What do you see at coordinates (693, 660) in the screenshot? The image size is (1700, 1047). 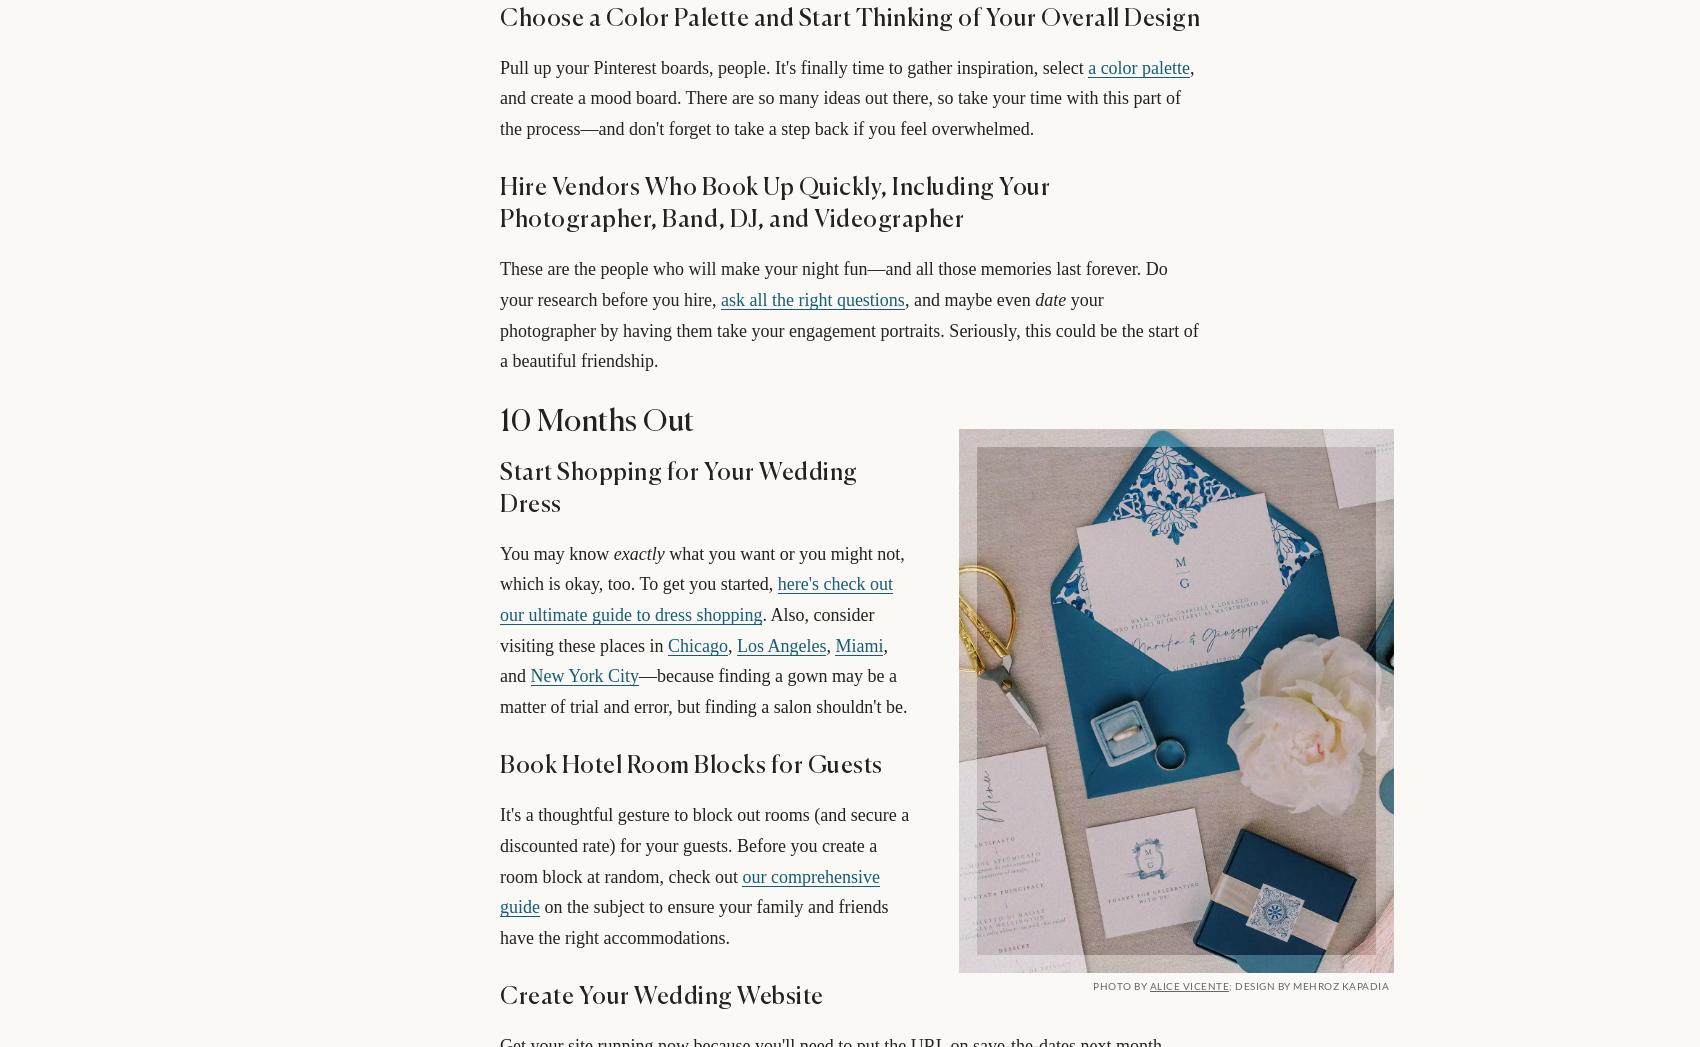 I see `', and'` at bounding box center [693, 660].